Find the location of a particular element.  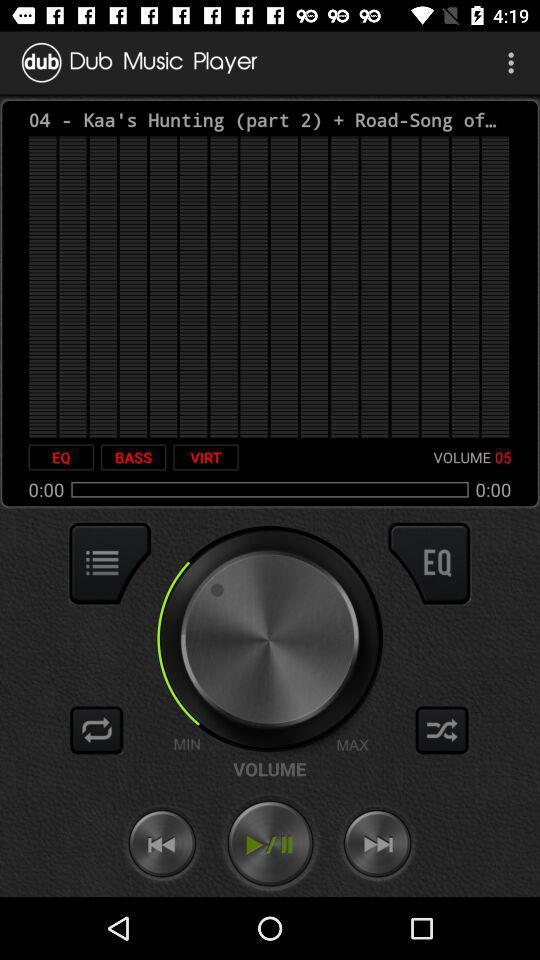

play/pause is located at coordinates (270, 843).